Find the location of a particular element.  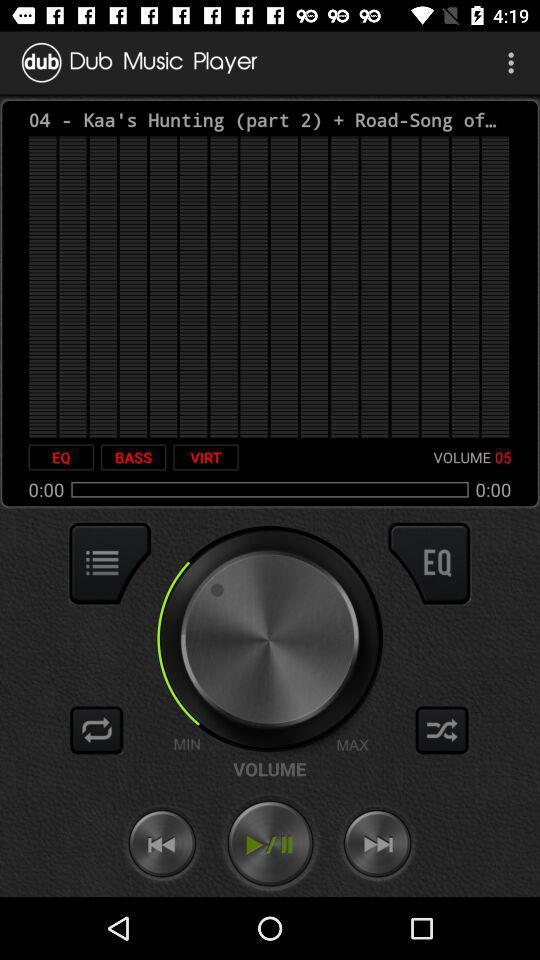

play/pause is located at coordinates (270, 843).